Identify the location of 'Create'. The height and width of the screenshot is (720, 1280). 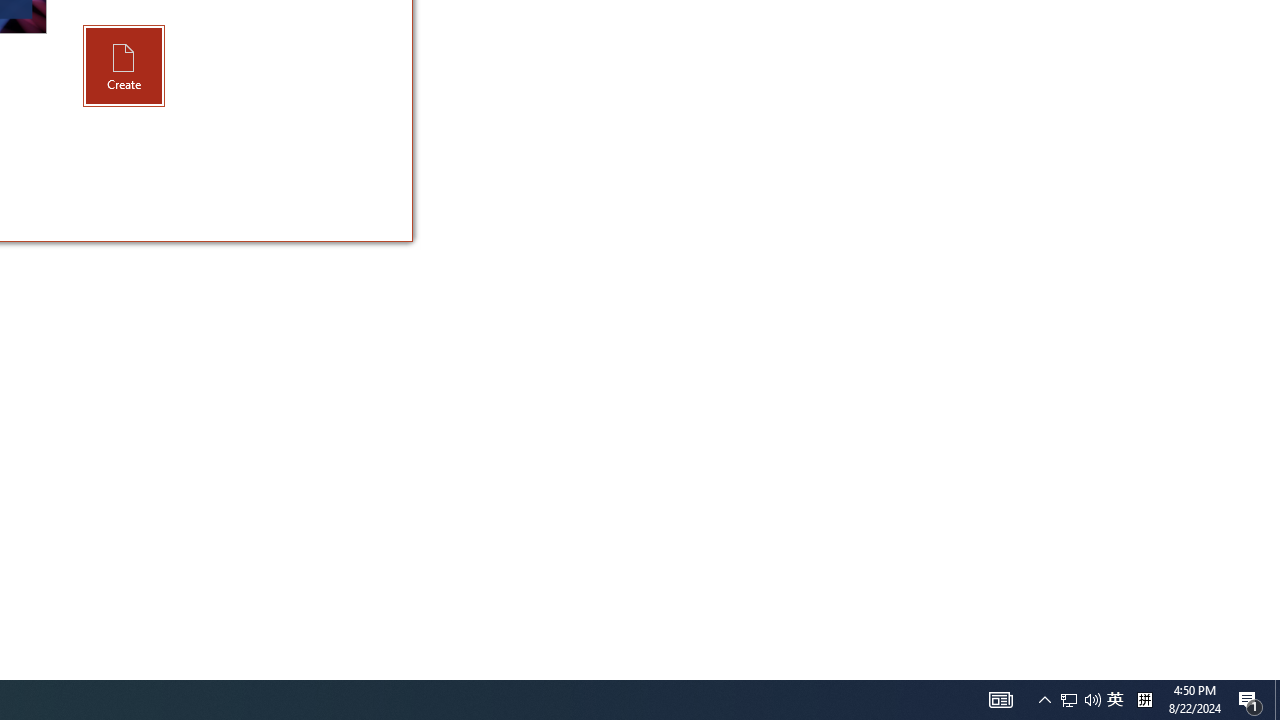
(123, 65).